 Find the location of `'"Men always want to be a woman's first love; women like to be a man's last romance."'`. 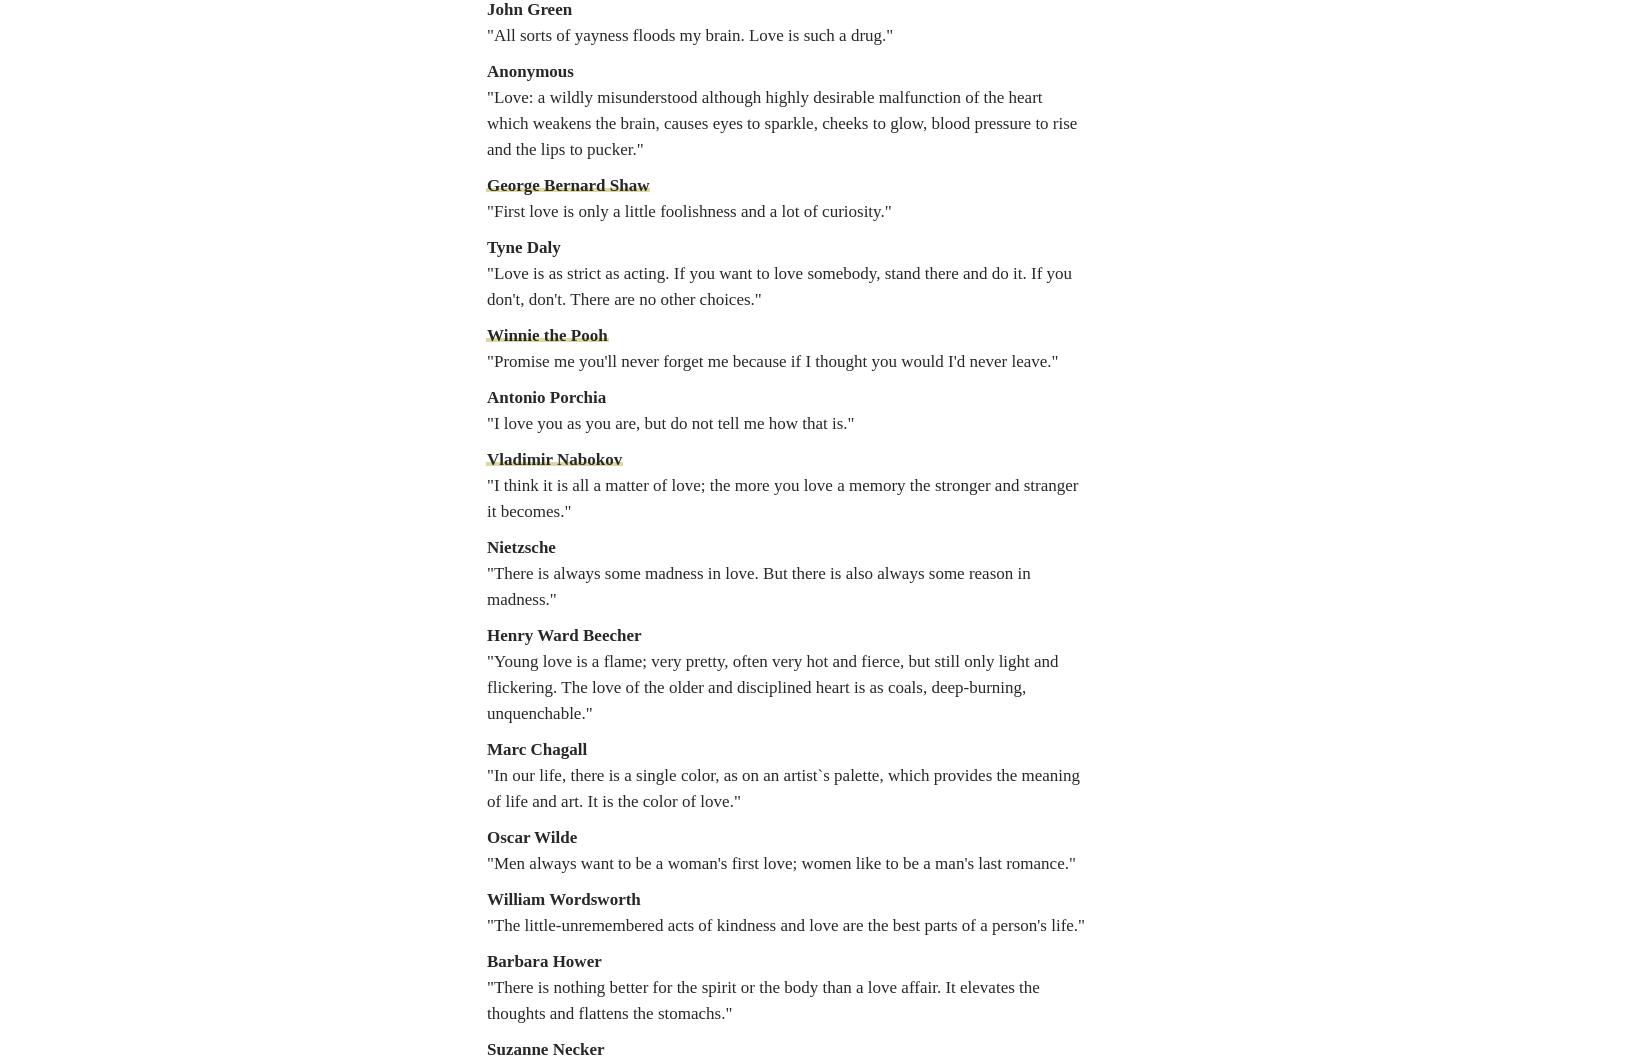

'"Men always want to be a woman's first love; women like to be a man's last romance."' is located at coordinates (779, 862).